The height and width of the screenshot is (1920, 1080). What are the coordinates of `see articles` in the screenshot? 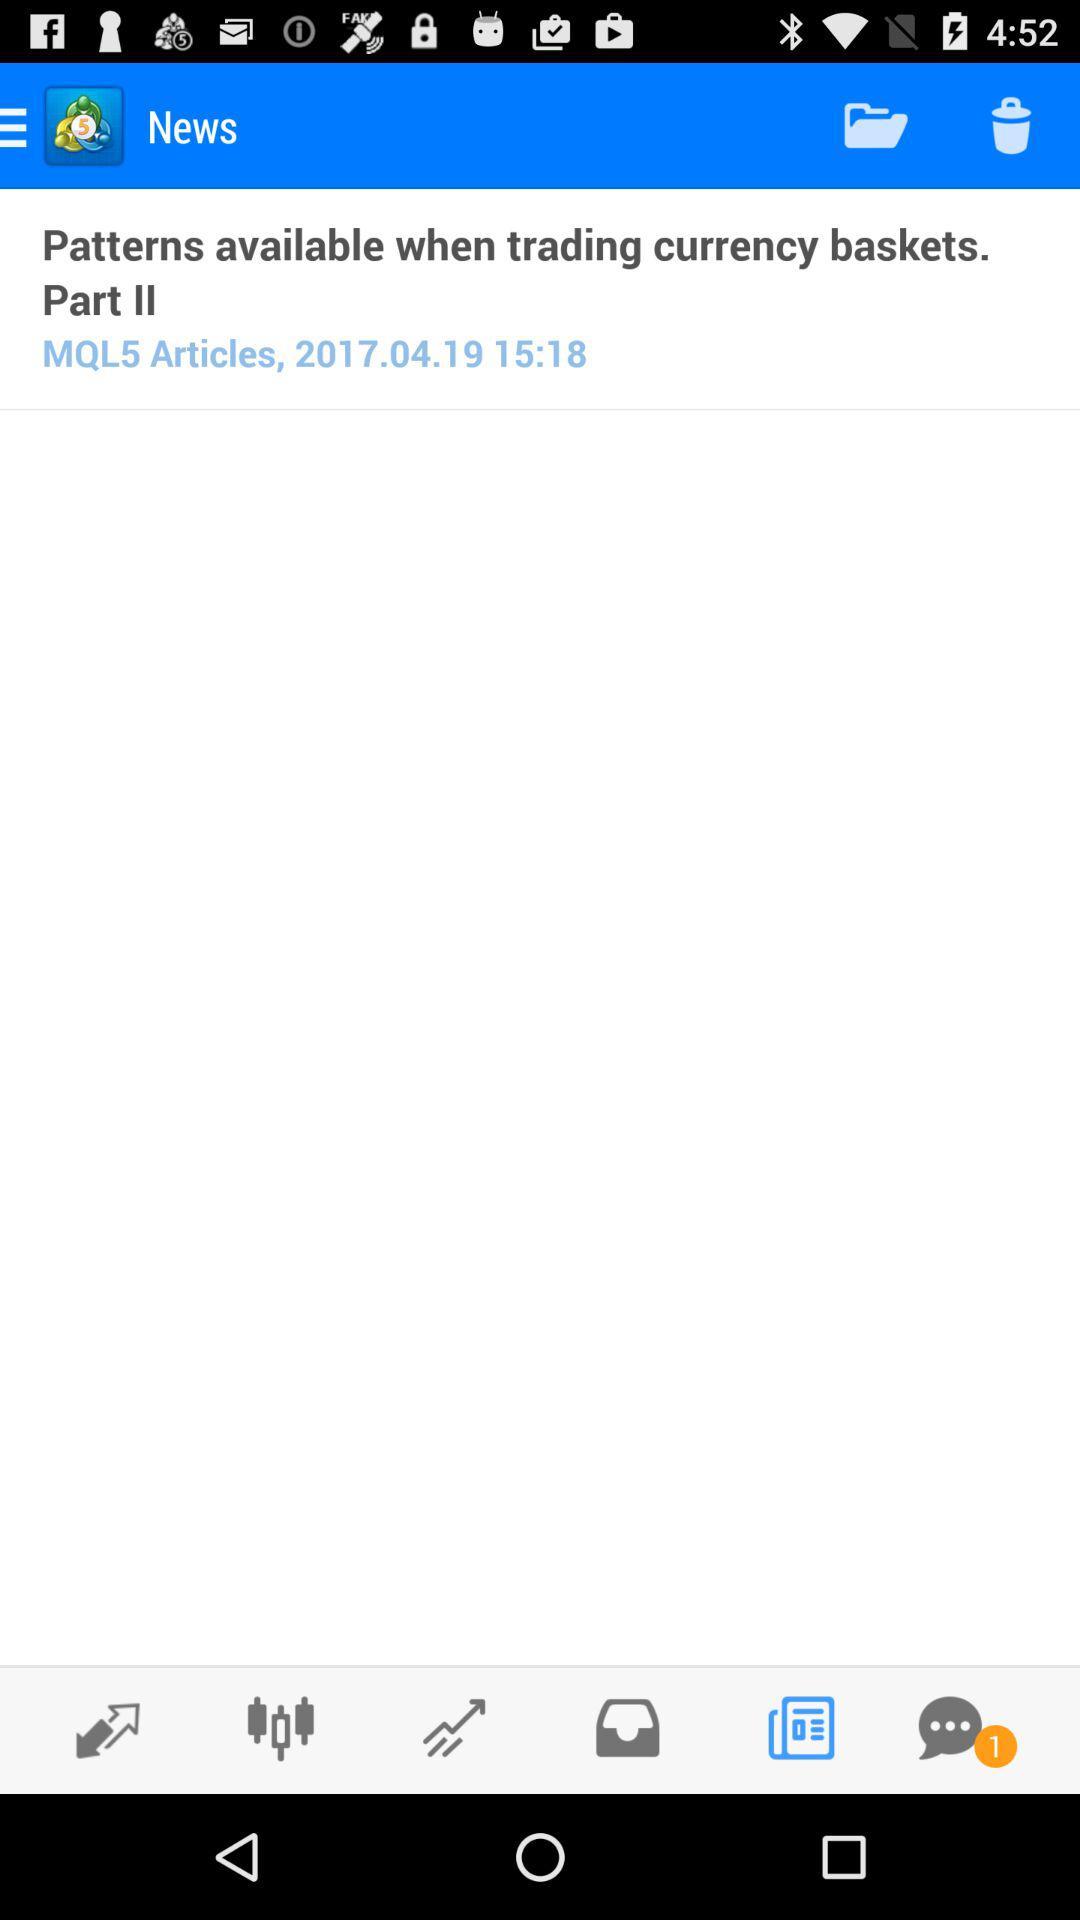 It's located at (799, 1727).